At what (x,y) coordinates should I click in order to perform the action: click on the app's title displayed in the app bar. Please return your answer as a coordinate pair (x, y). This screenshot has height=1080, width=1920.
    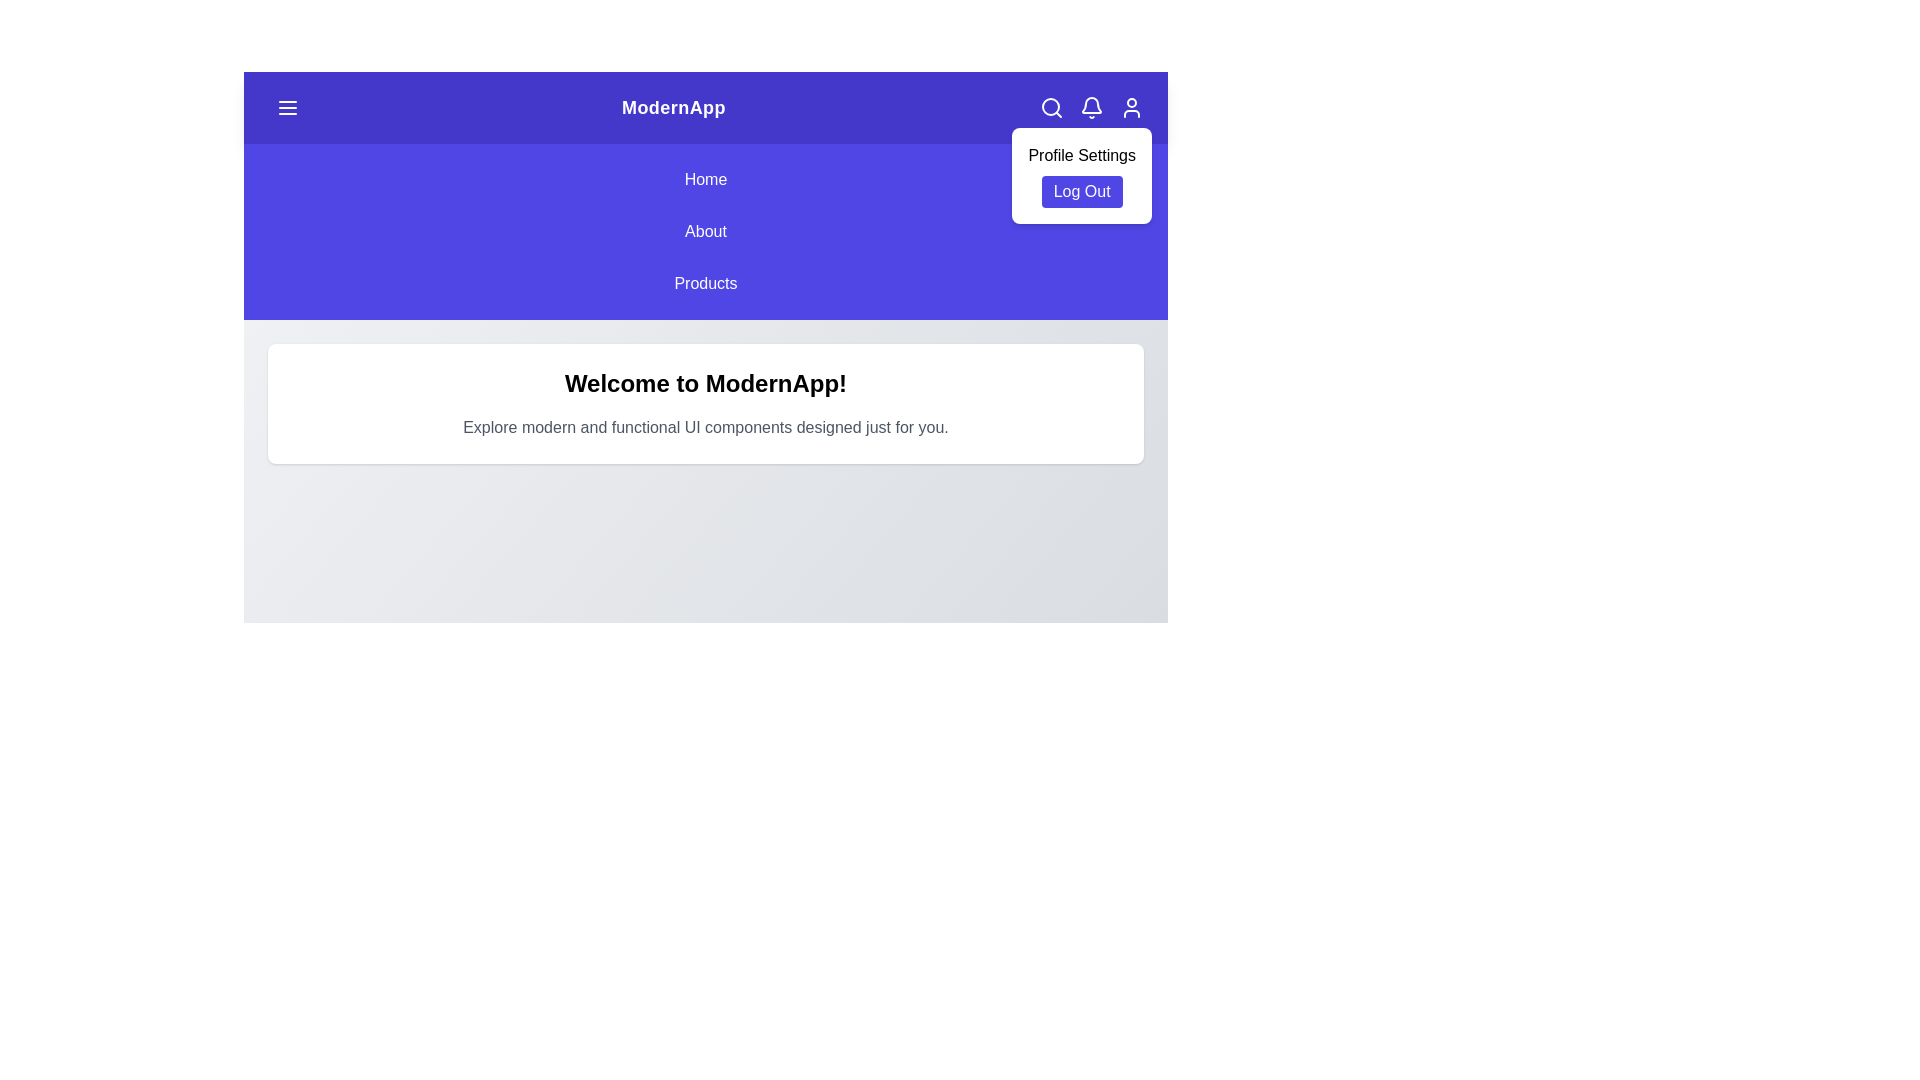
    Looking at the image, I should click on (673, 108).